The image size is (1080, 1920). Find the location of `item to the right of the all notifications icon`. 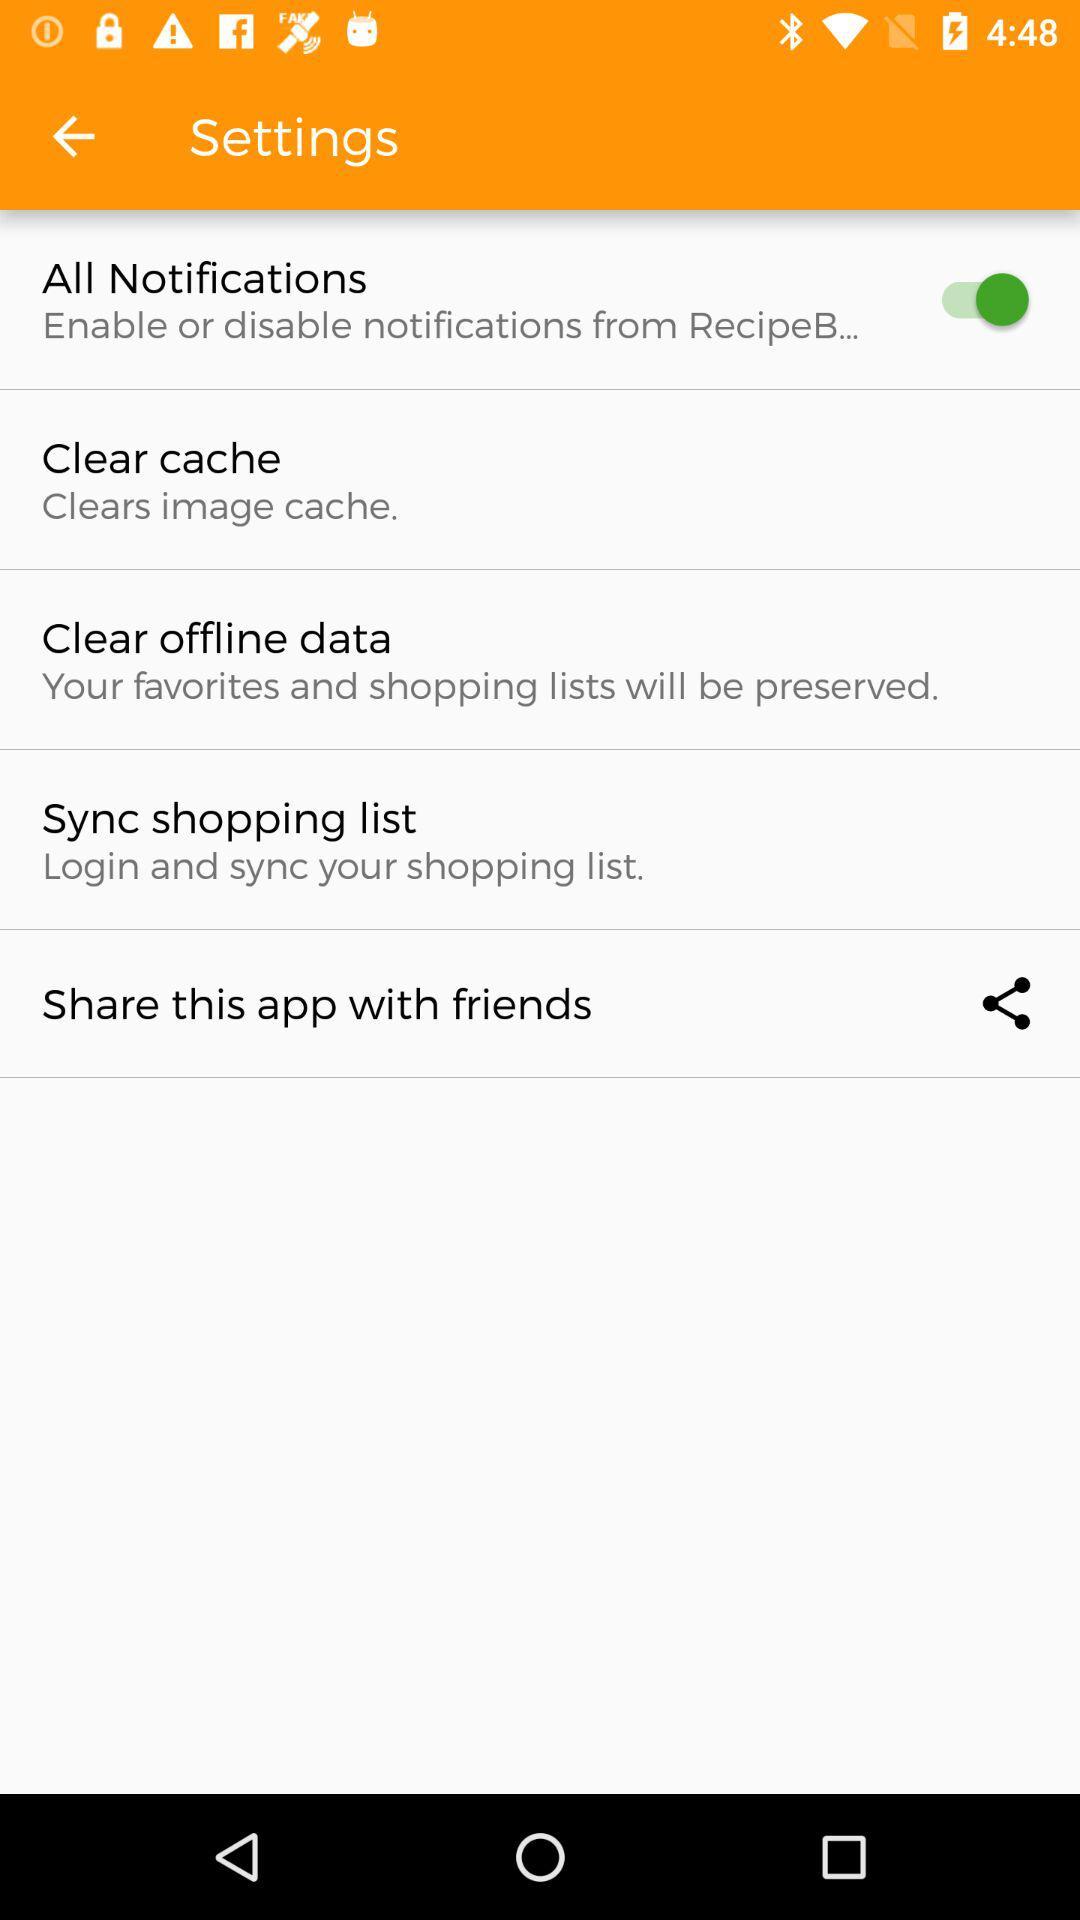

item to the right of the all notifications icon is located at coordinates (974, 298).